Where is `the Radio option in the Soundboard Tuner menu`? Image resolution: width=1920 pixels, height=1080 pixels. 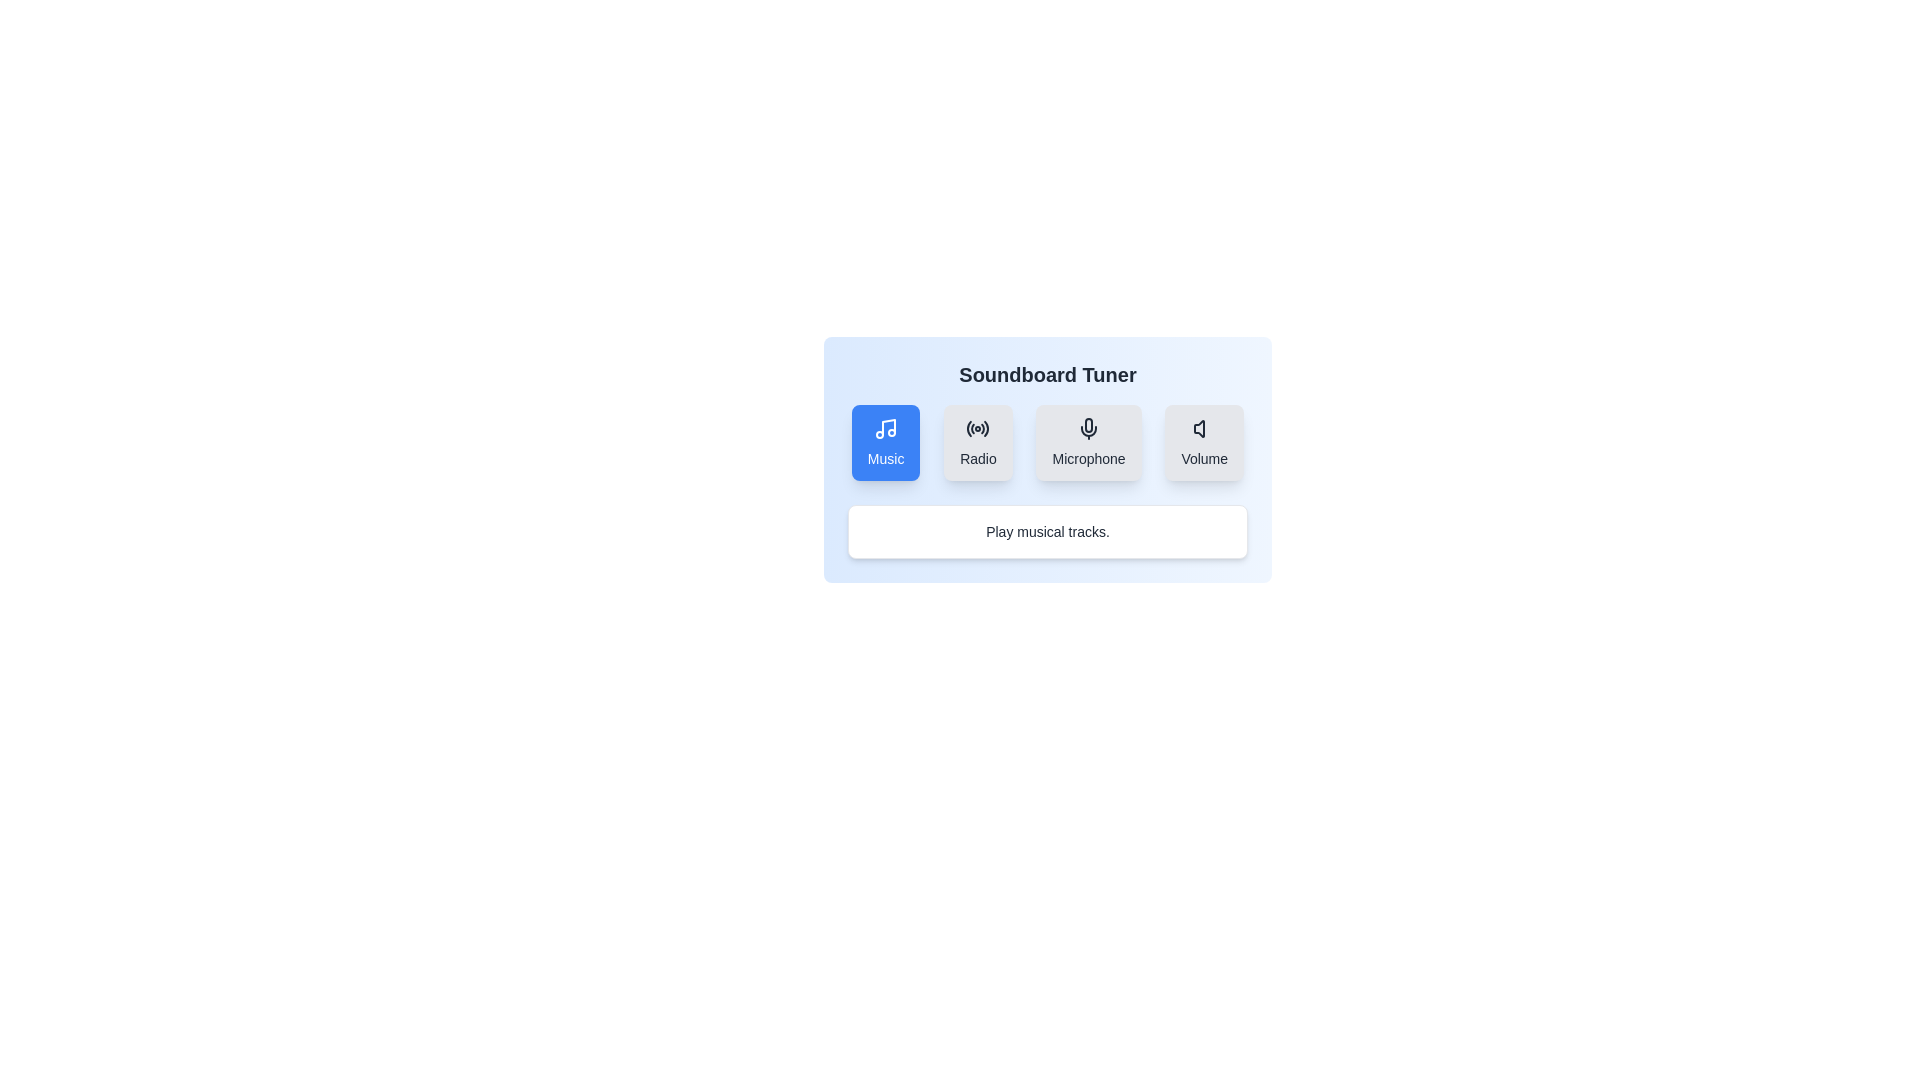
the Radio option in the Soundboard Tuner menu is located at coordinates (978, 442).